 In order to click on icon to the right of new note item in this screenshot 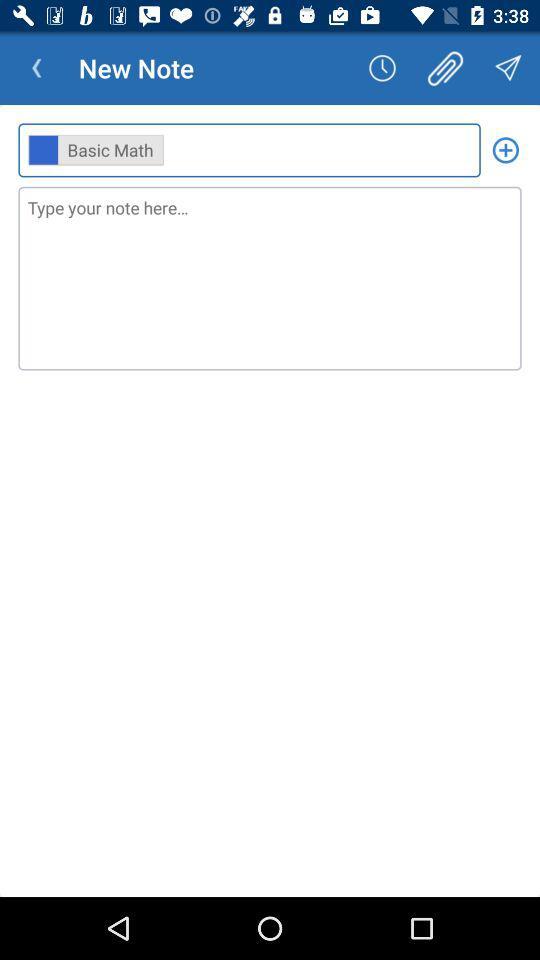, I will do `click(382, 68)`.